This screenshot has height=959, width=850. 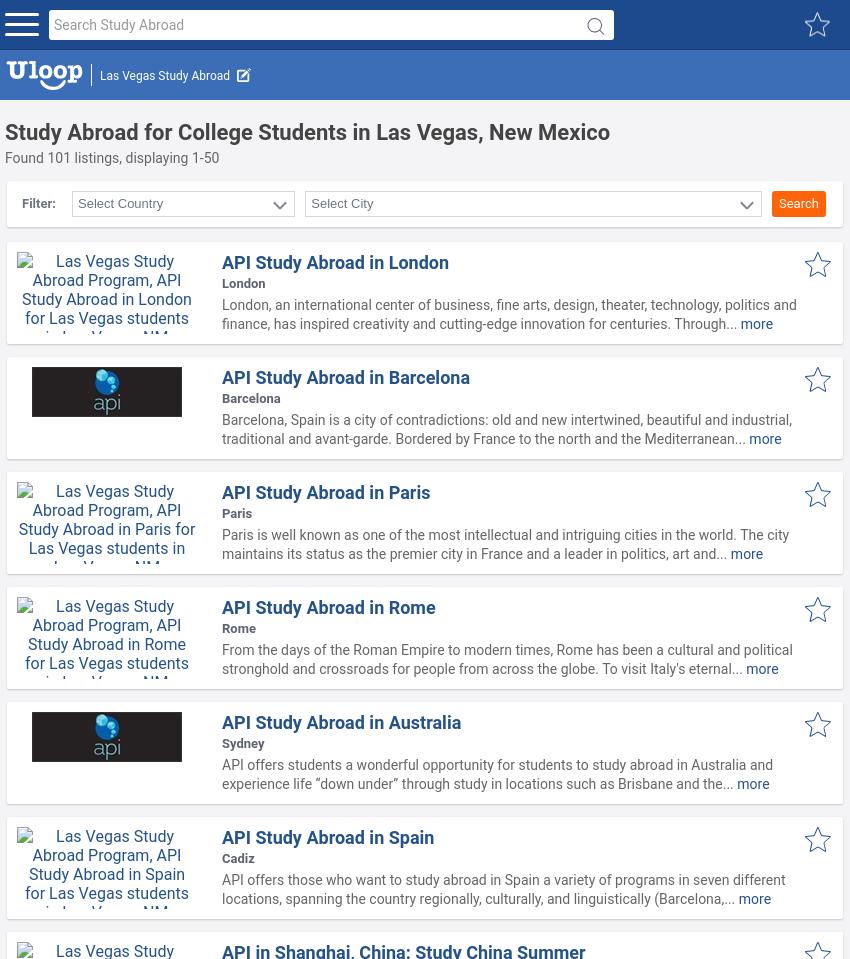 I want to click on 'API Study Abroad in Australia', so click(x=340, y=721).